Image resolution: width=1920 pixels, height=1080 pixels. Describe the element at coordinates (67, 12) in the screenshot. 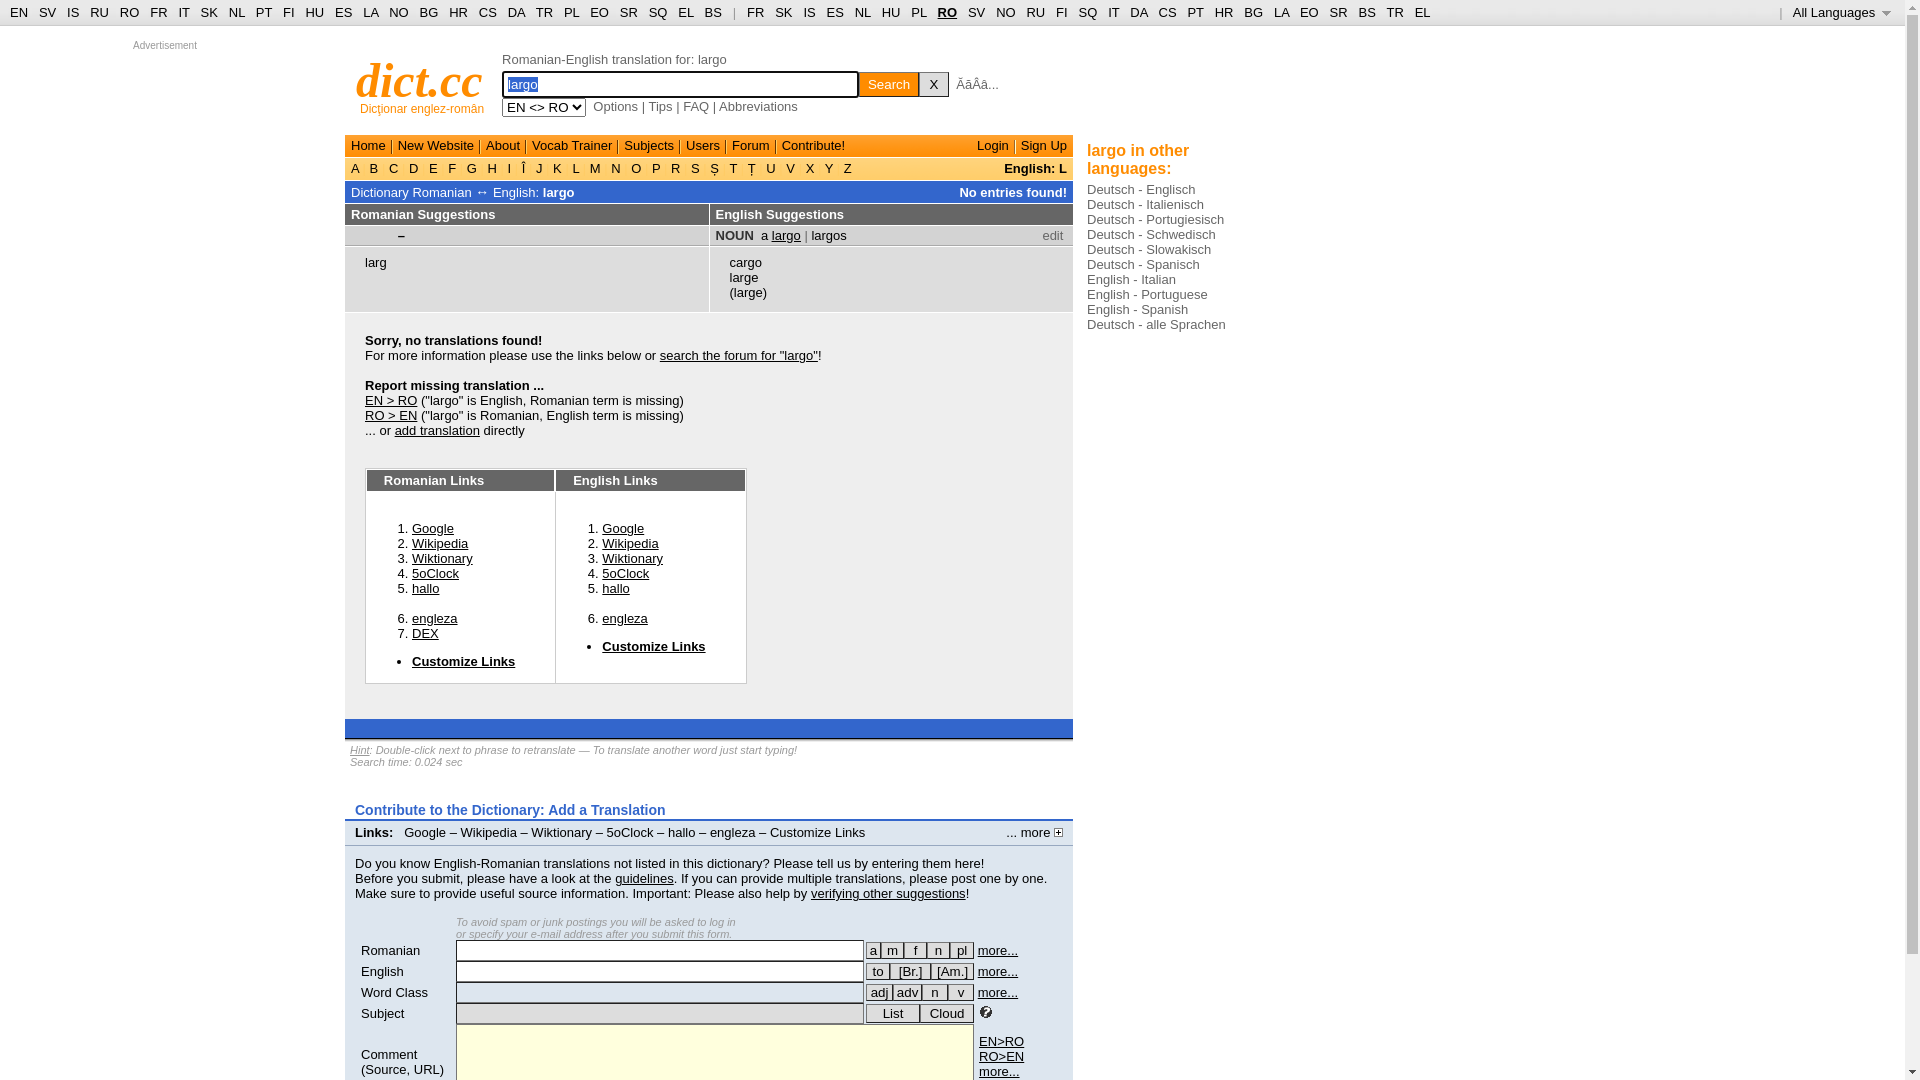

I see `'IS'` at that location.